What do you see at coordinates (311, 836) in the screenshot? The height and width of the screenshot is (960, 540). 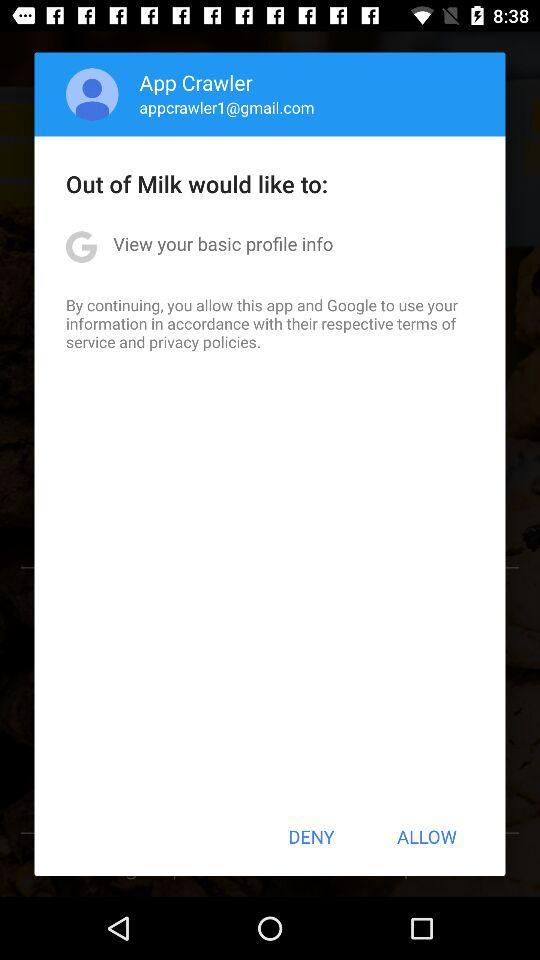 I see `the deny button` at bounding box center [311, 836].